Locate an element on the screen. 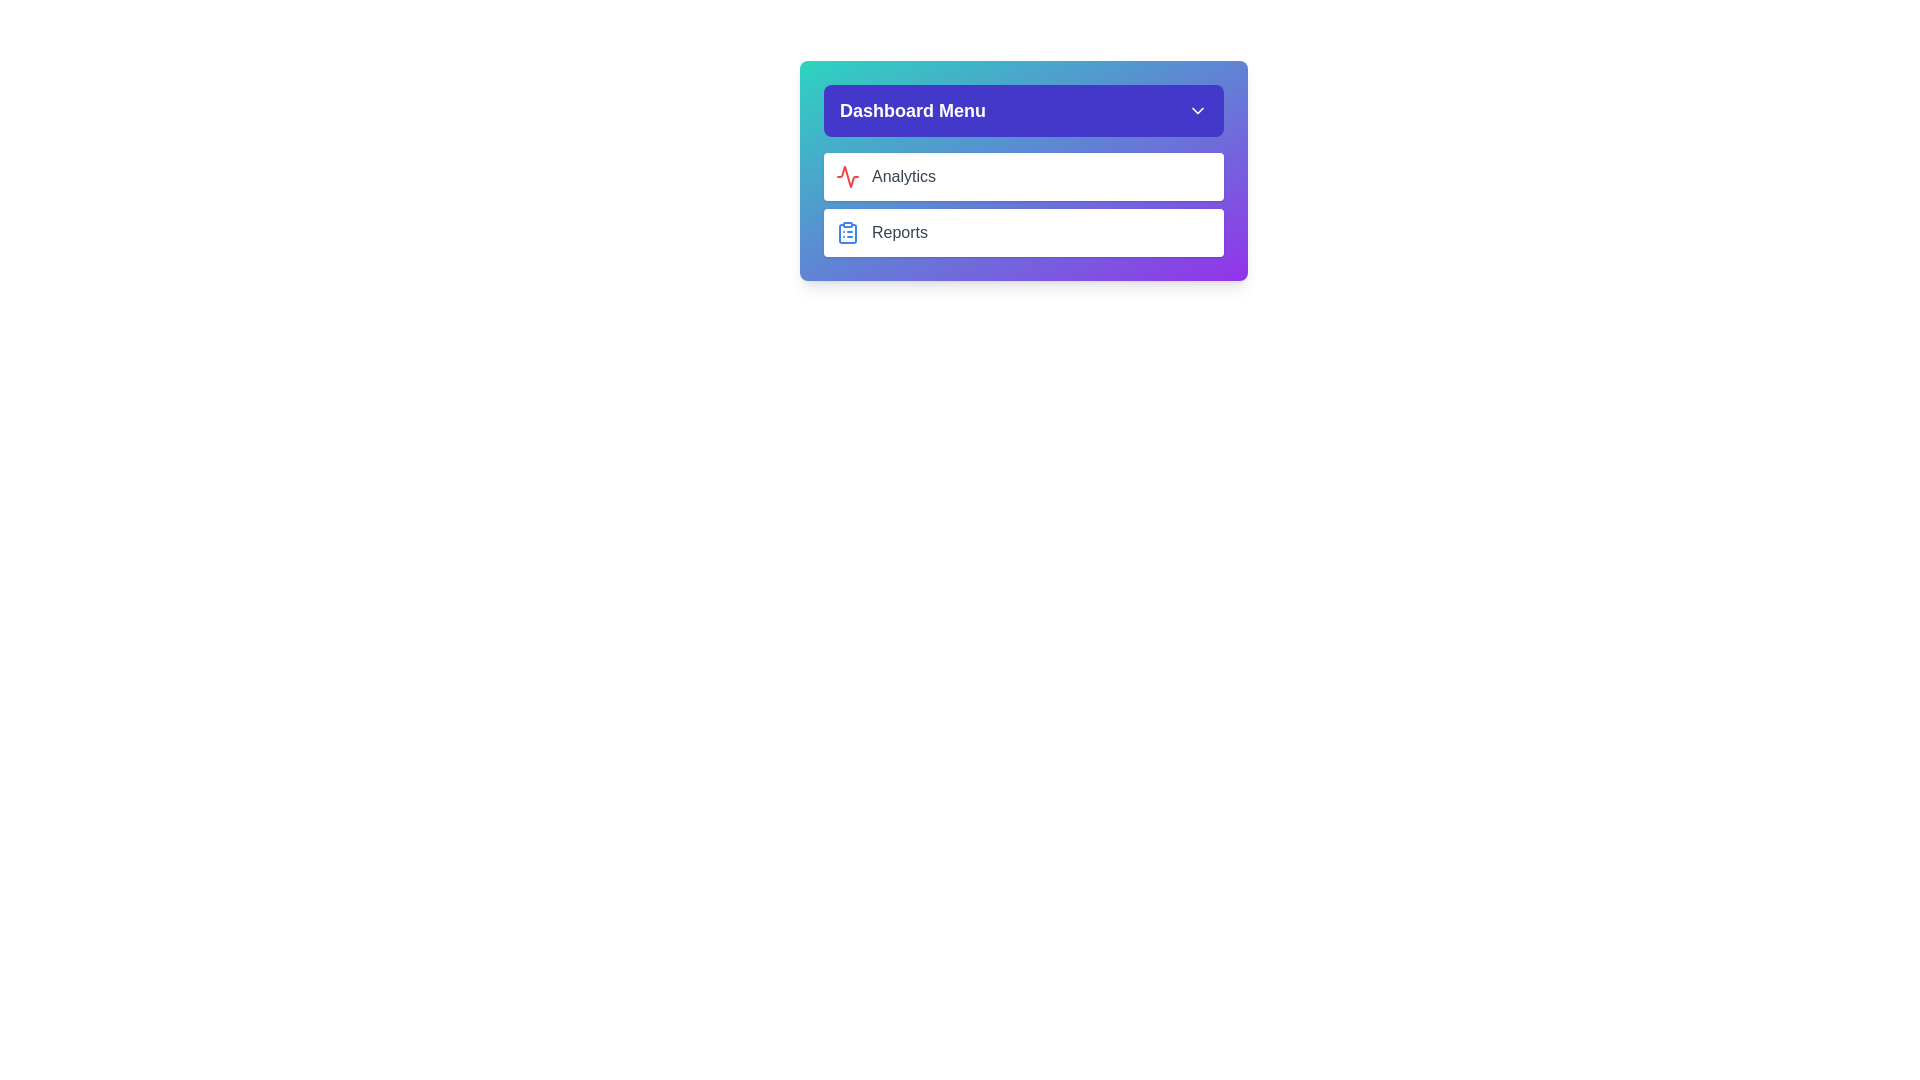 The width and height of the screenshot is (1920, 1080). the 'Reports' icon located to the left of the text label 'Reports' in the menu beneath the 'Dashboard Menu' heading is located at coordinates (848, 233).